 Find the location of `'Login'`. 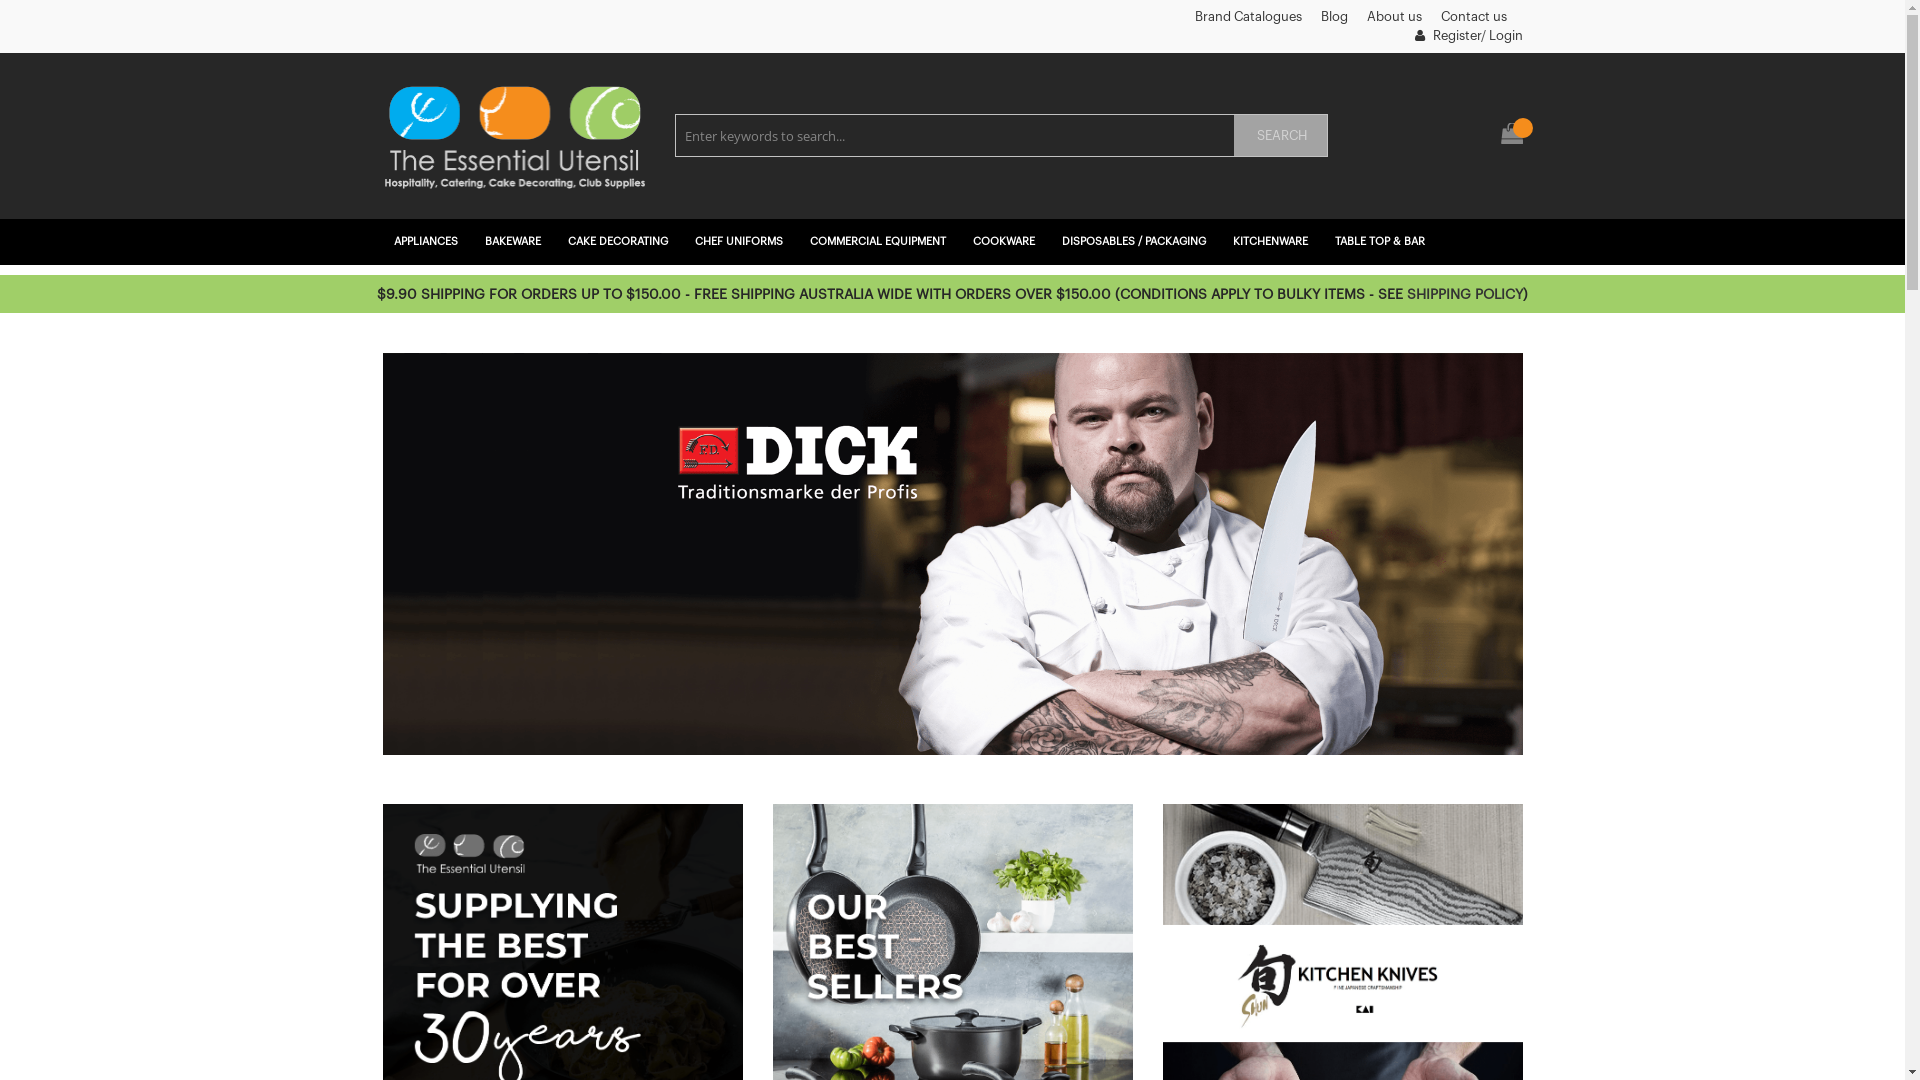

'Login' is located at coordinates (1505, 35).